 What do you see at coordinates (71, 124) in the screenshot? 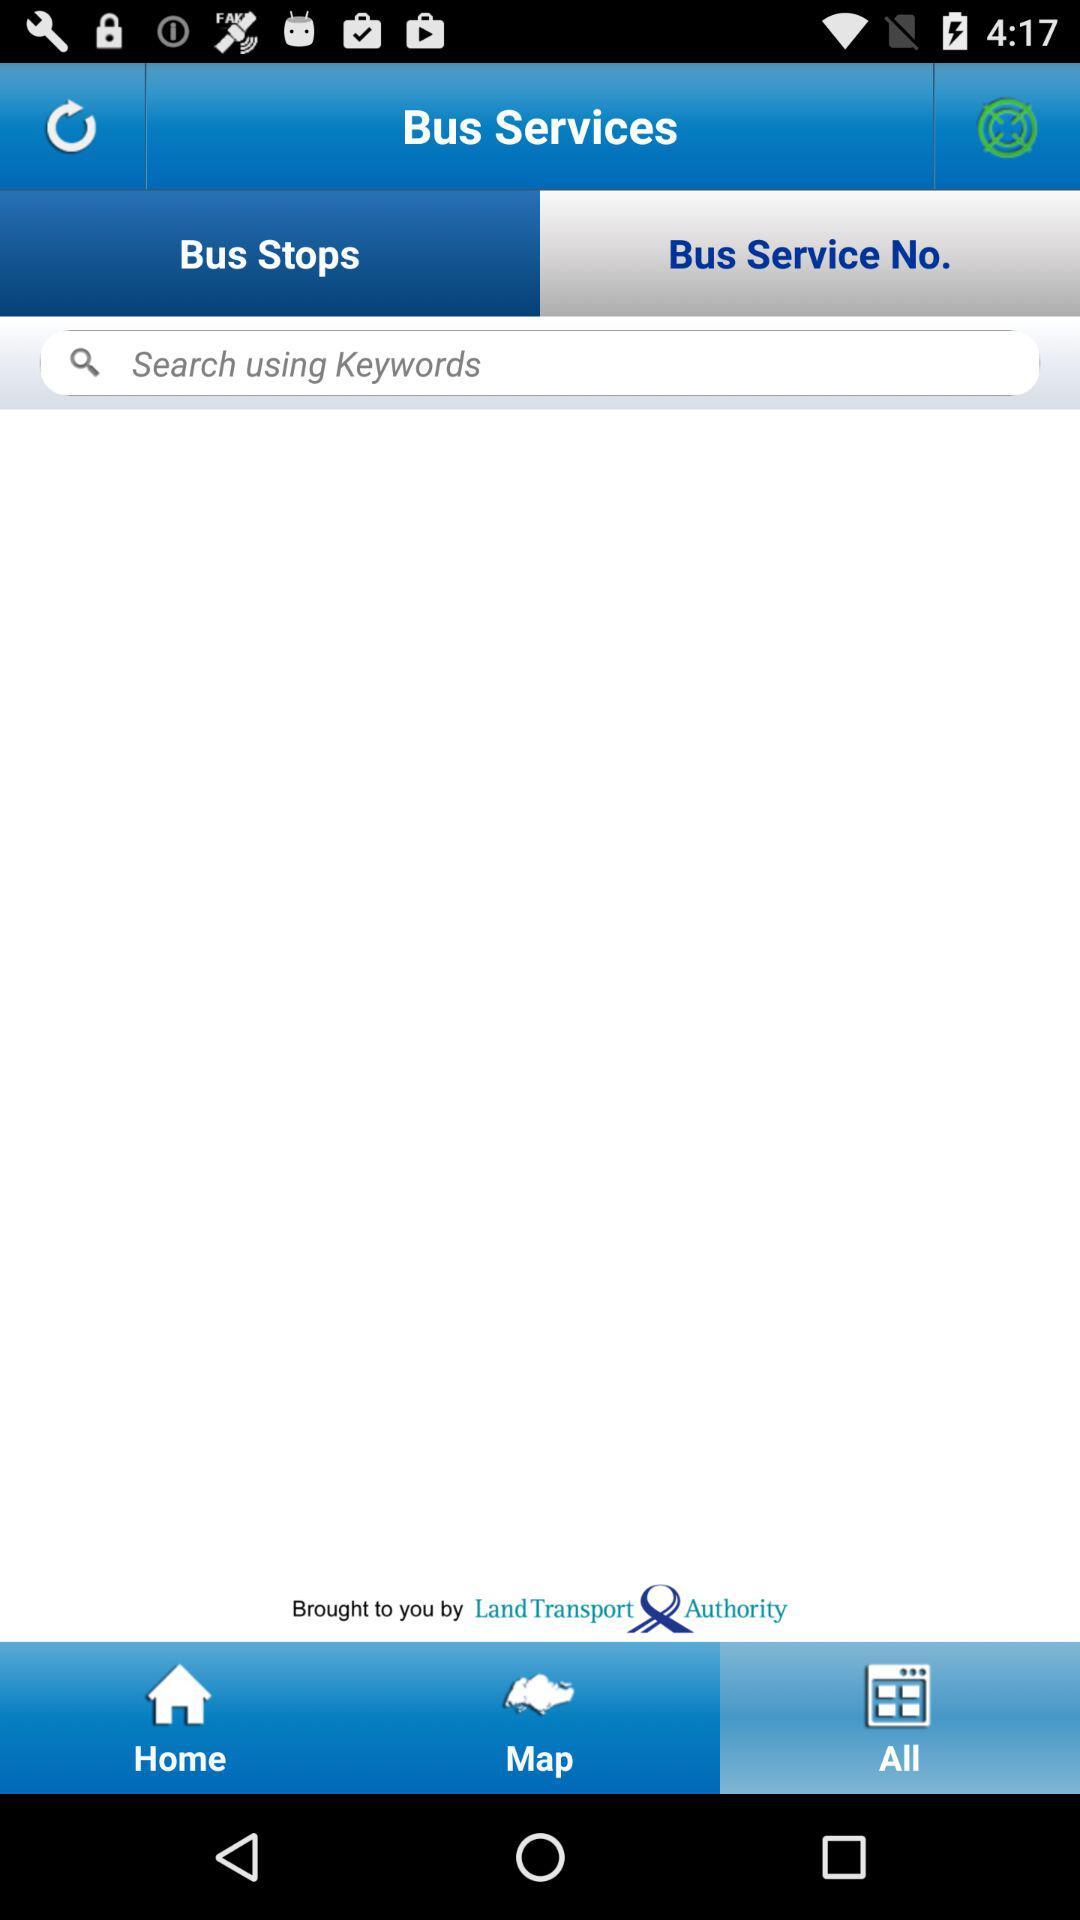
I see `refresh the bus stops list` at bounding box center [71, 124].